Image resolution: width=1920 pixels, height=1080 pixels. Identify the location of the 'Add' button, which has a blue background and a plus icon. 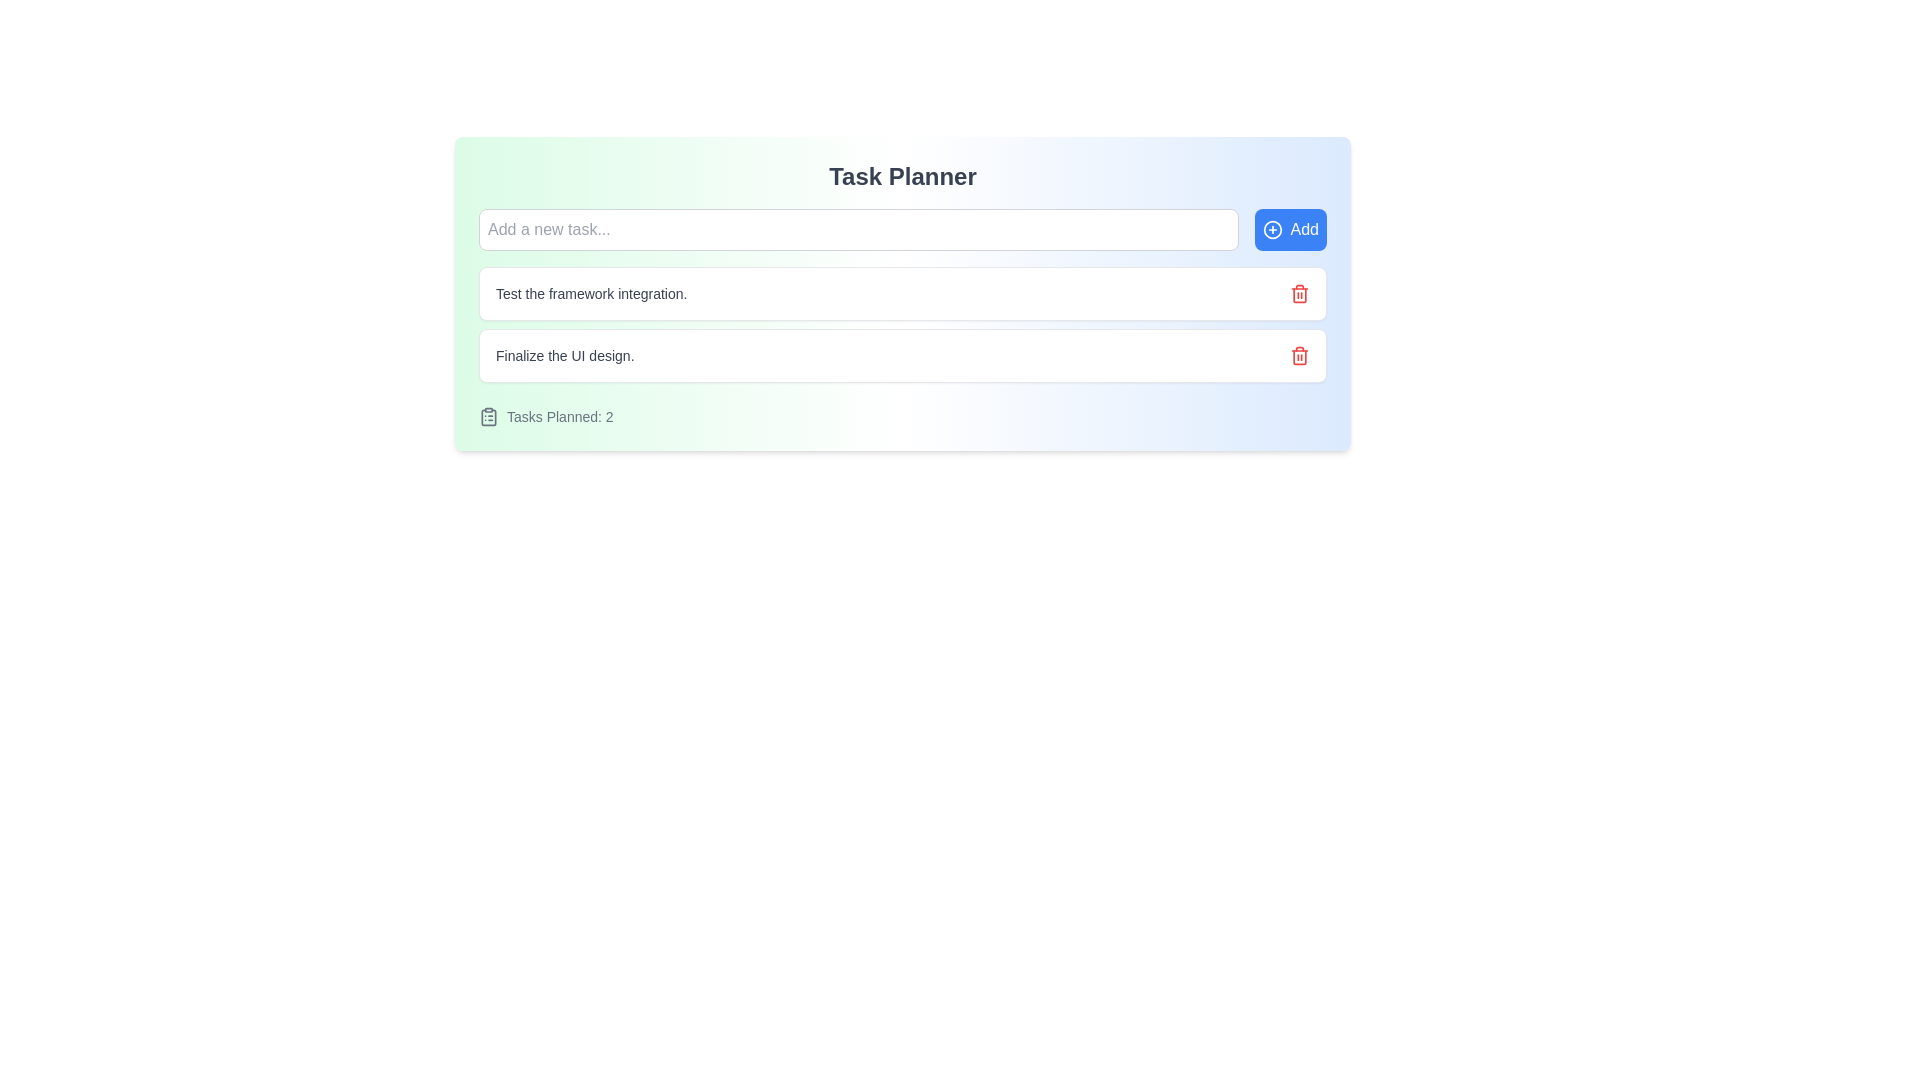
(1290, 229).